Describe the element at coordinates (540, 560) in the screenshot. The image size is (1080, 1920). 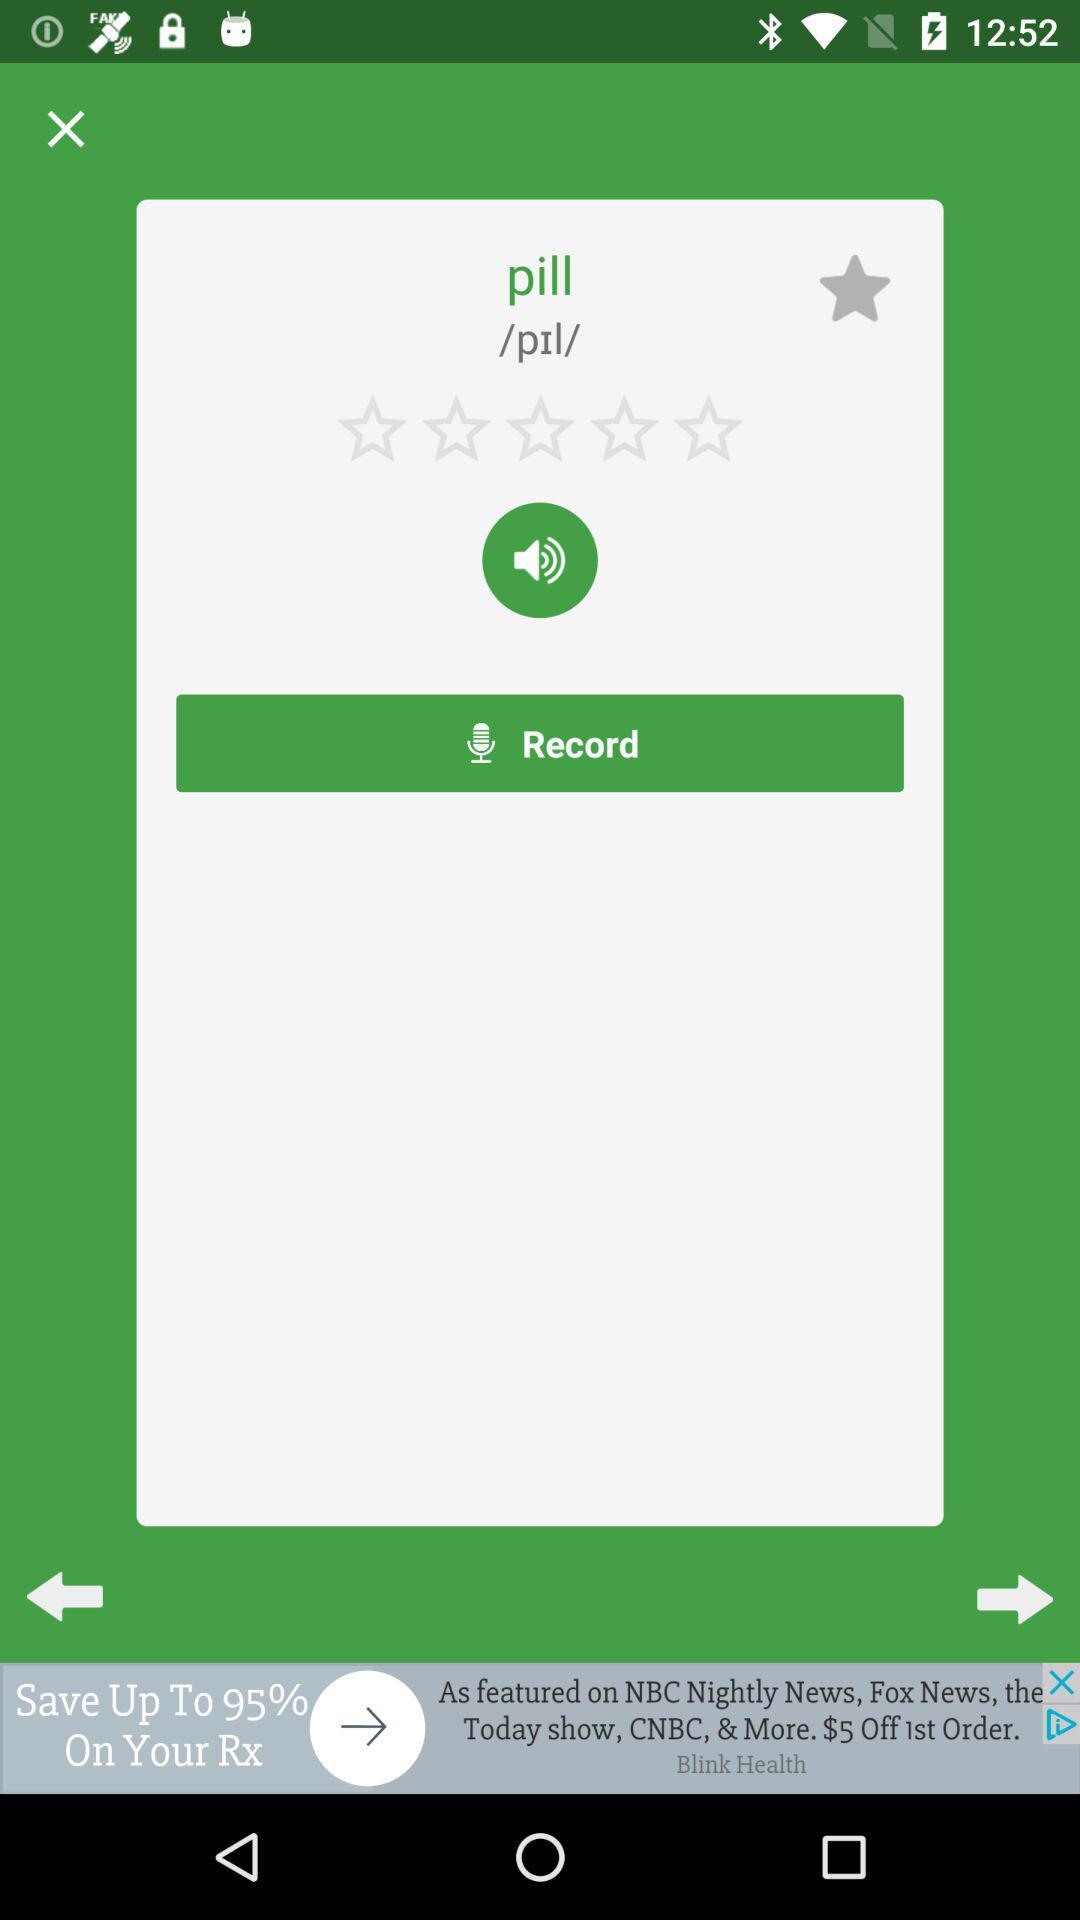
I see `the volume icon` at that location.